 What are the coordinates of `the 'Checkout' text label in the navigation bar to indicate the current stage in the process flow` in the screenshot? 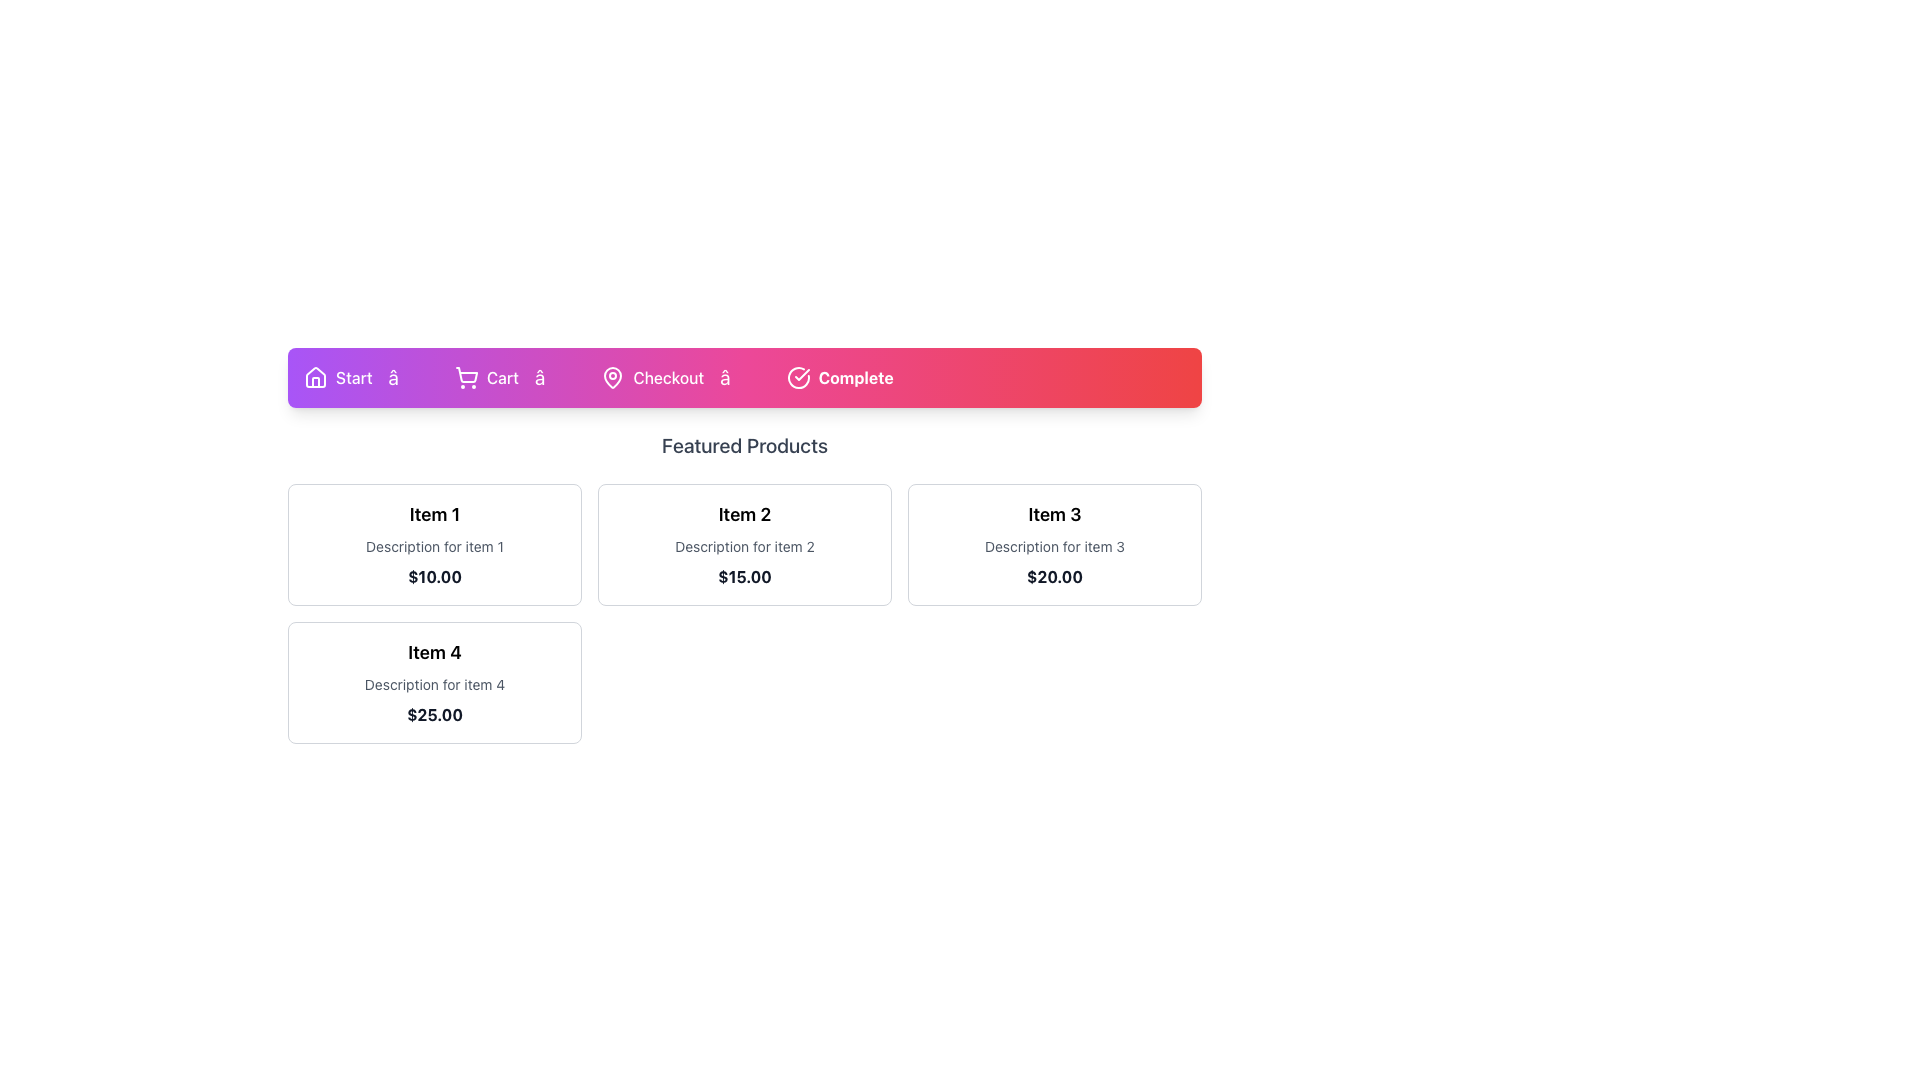 It's located at (668, 378).